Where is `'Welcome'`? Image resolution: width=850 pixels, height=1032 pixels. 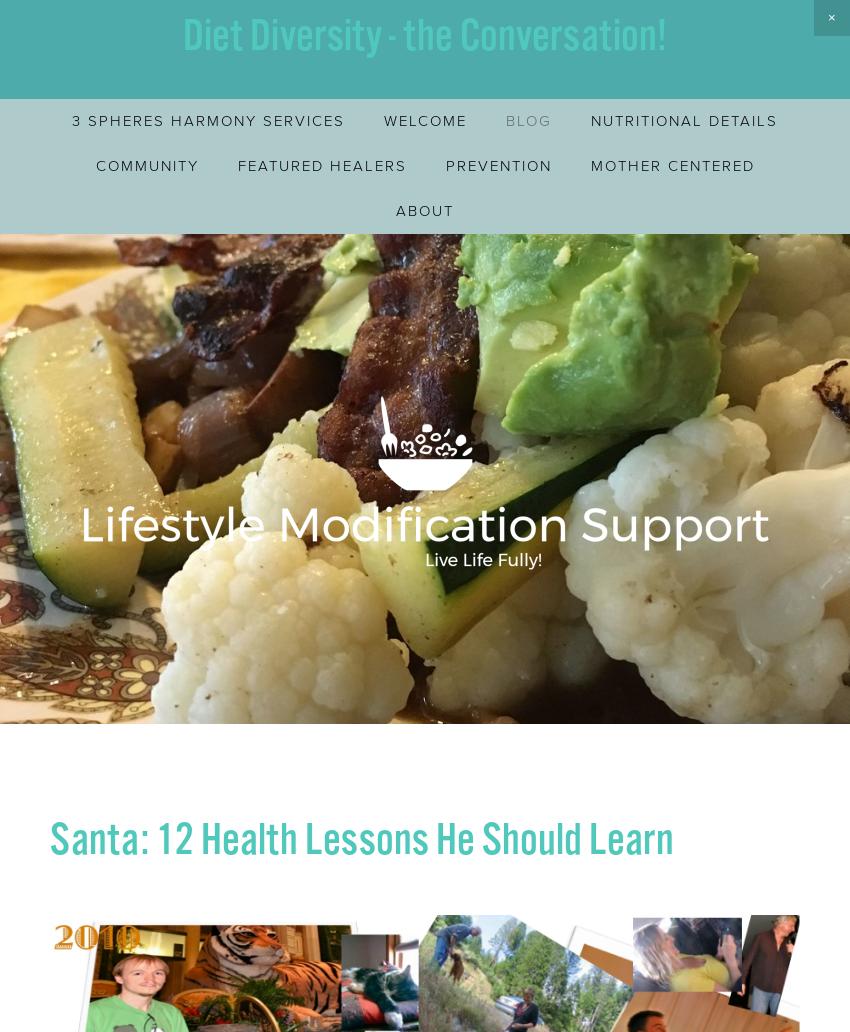
'Welcome' is located at coordinates (425, 120).